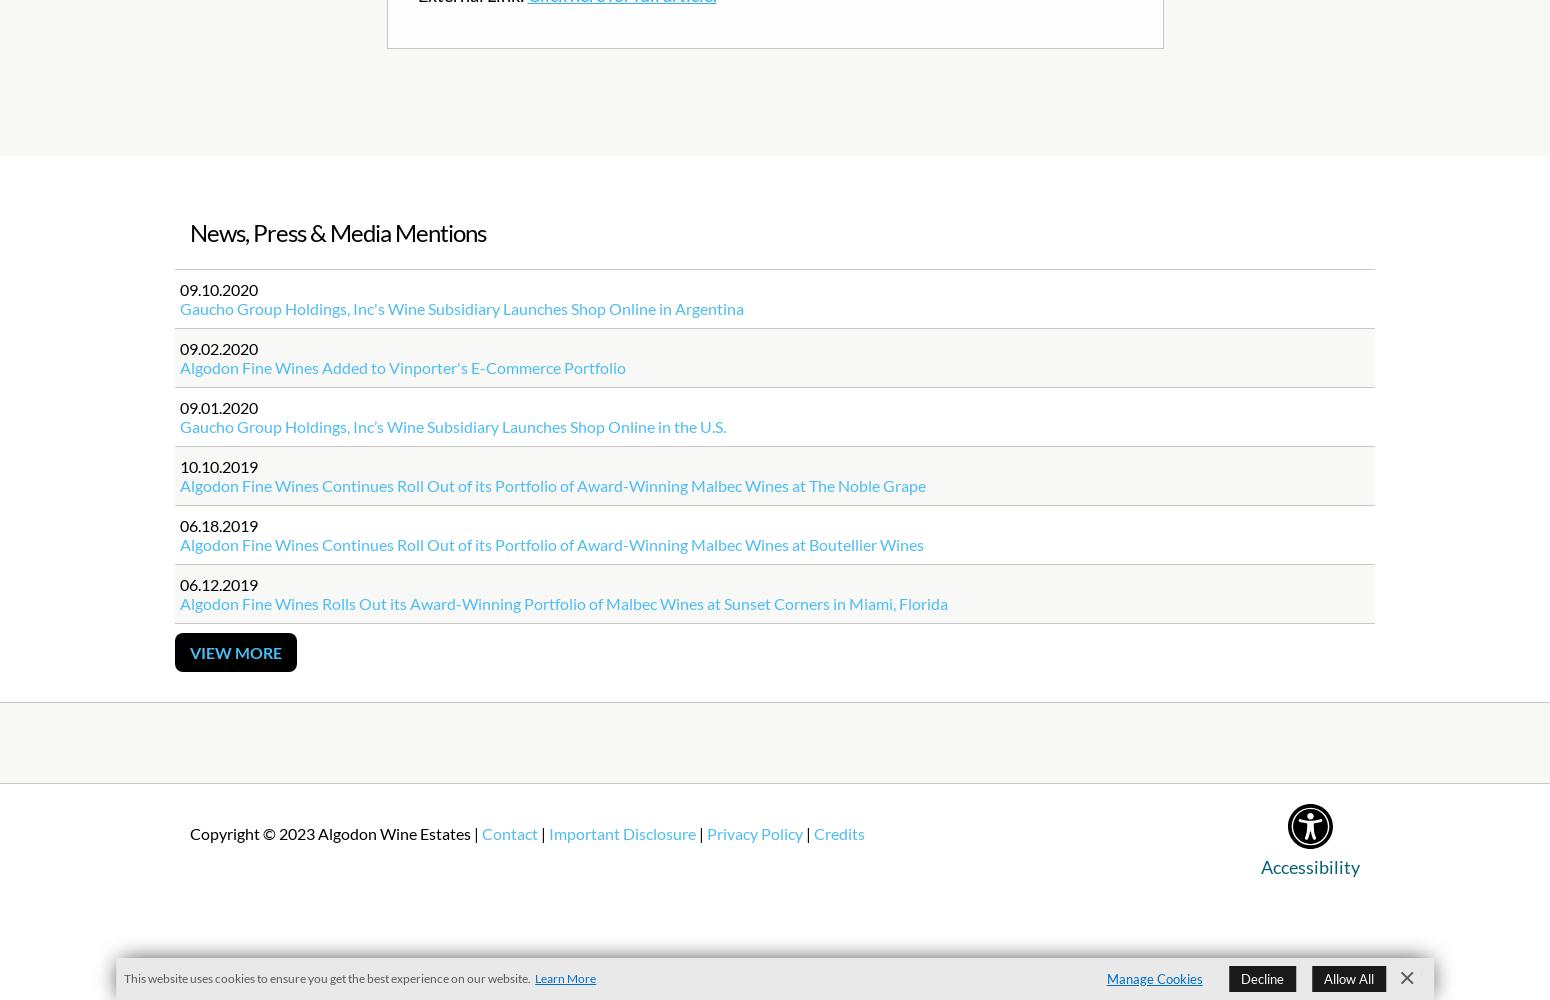 The image size is (1550, 1000). Describe the element at coordinates (178, 347) in the screenshot. I see `'09.02.2020'` at that location.